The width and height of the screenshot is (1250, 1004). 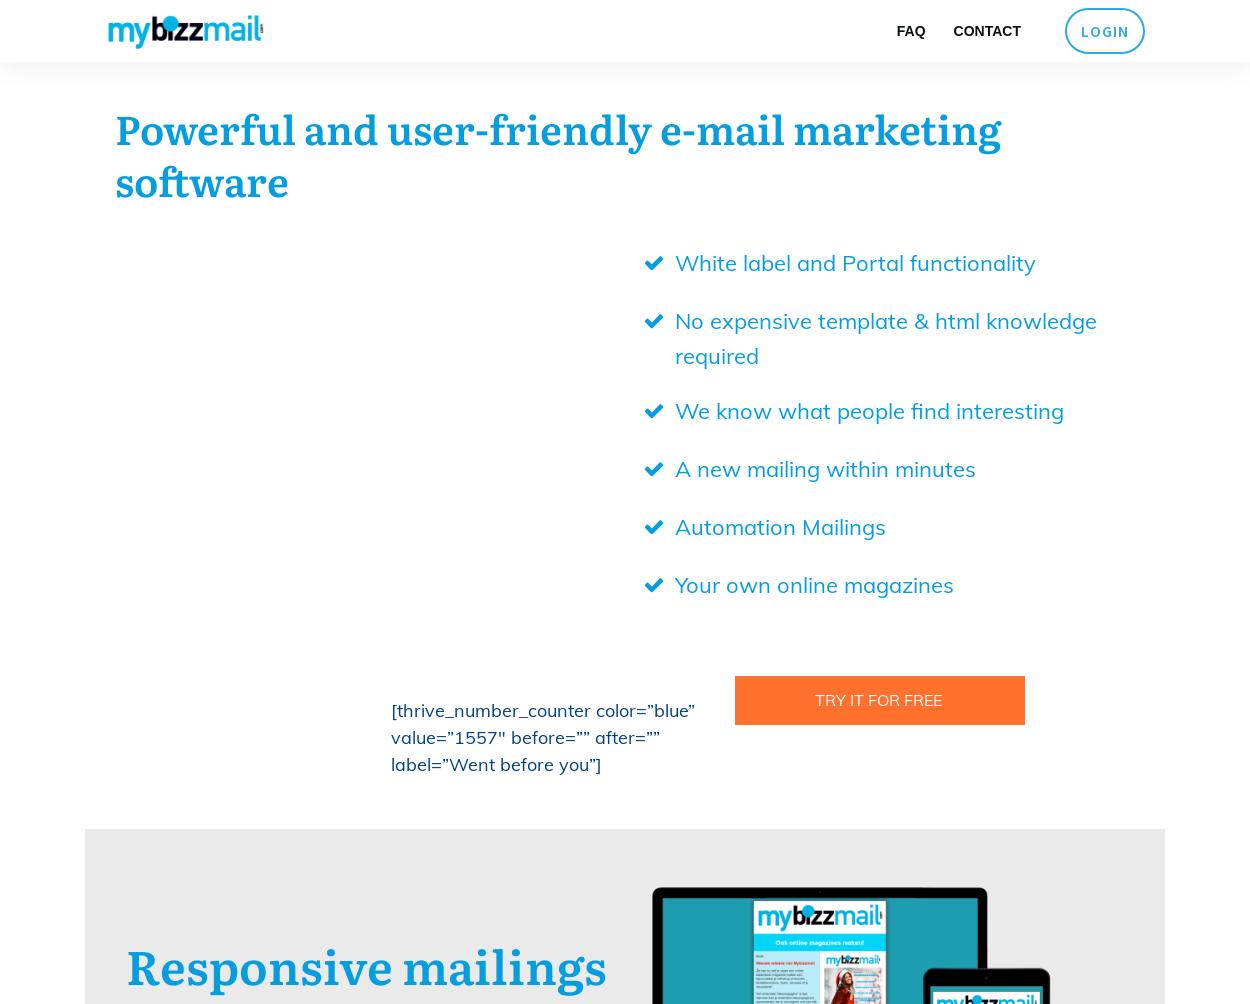 What do you see at coordinates (896, 31) in the screenshot?
I see `'FAQ'` at bounding box center [896, 31].